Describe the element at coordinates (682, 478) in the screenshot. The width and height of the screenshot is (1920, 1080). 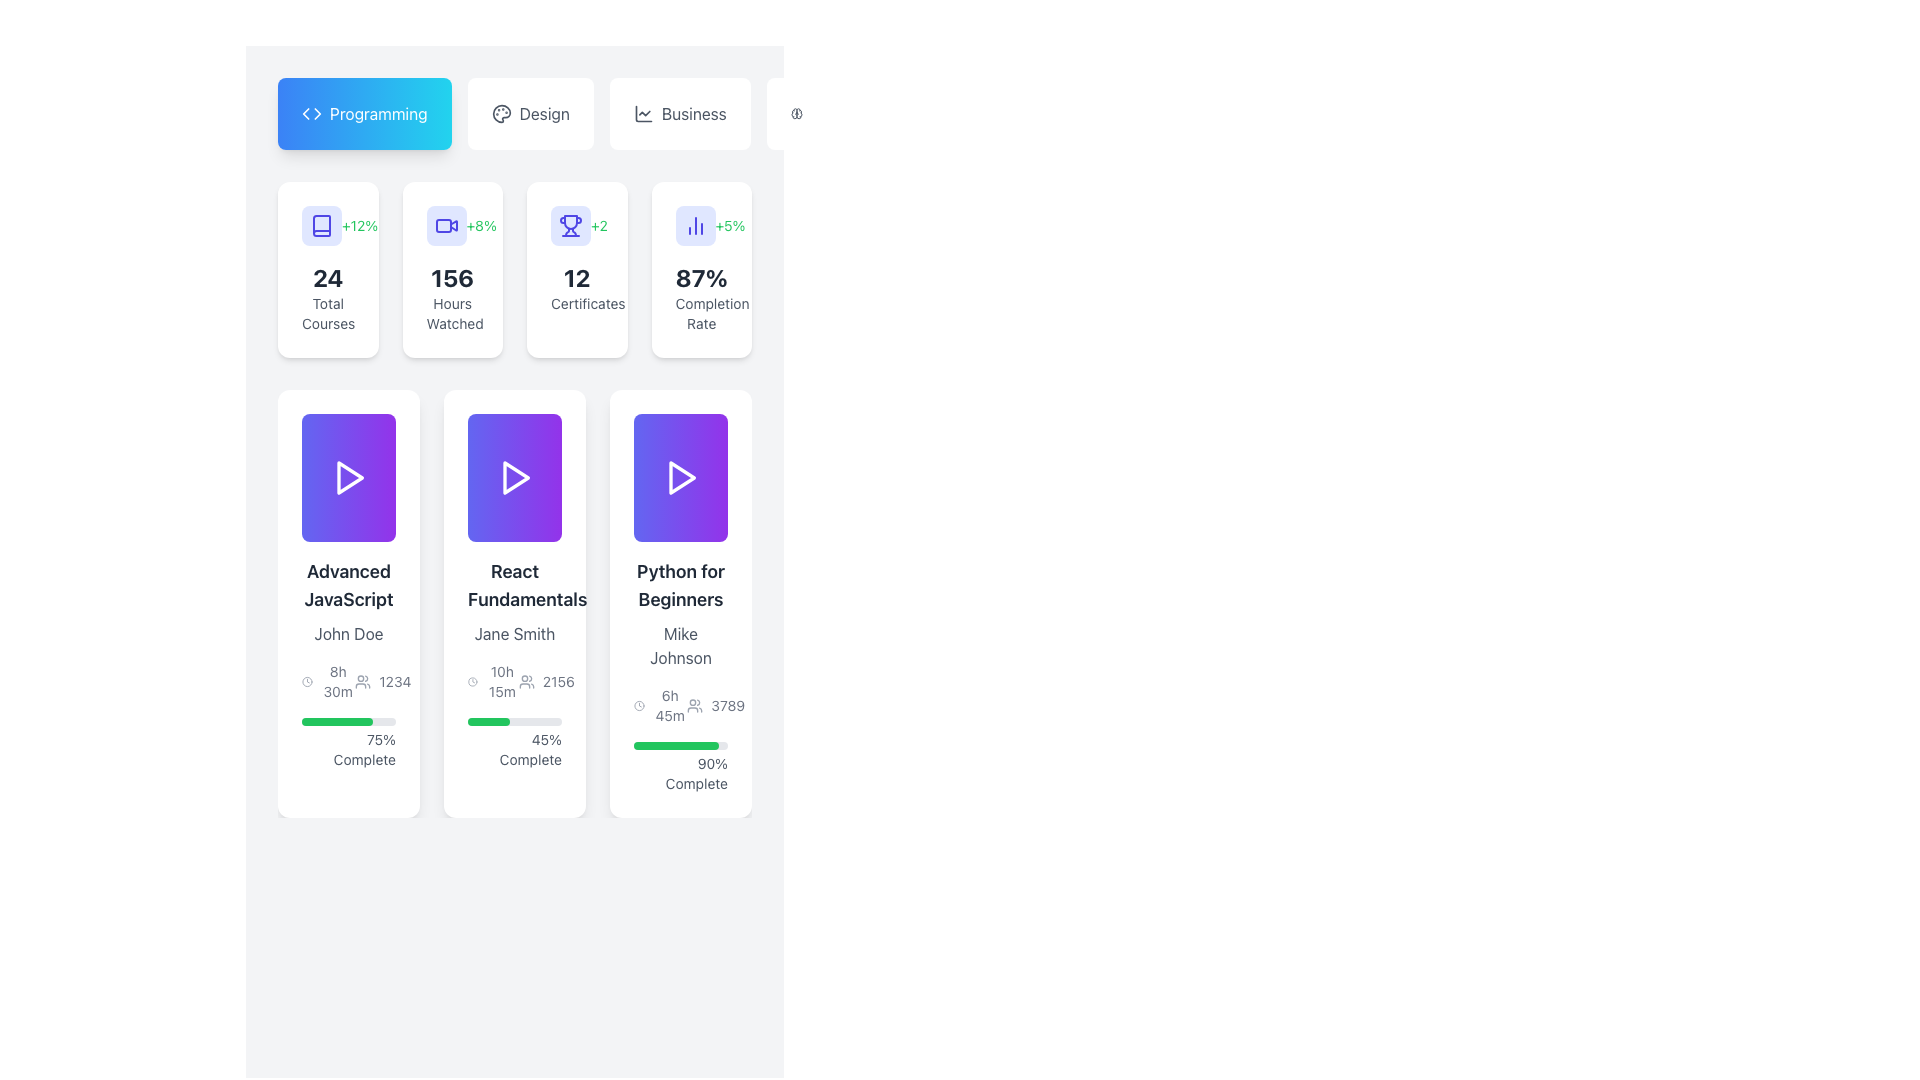
I see `the triangular play icon with white lines on a purple background located within the third course card titled 'Python for Beginners' to initiate playback` at that location.